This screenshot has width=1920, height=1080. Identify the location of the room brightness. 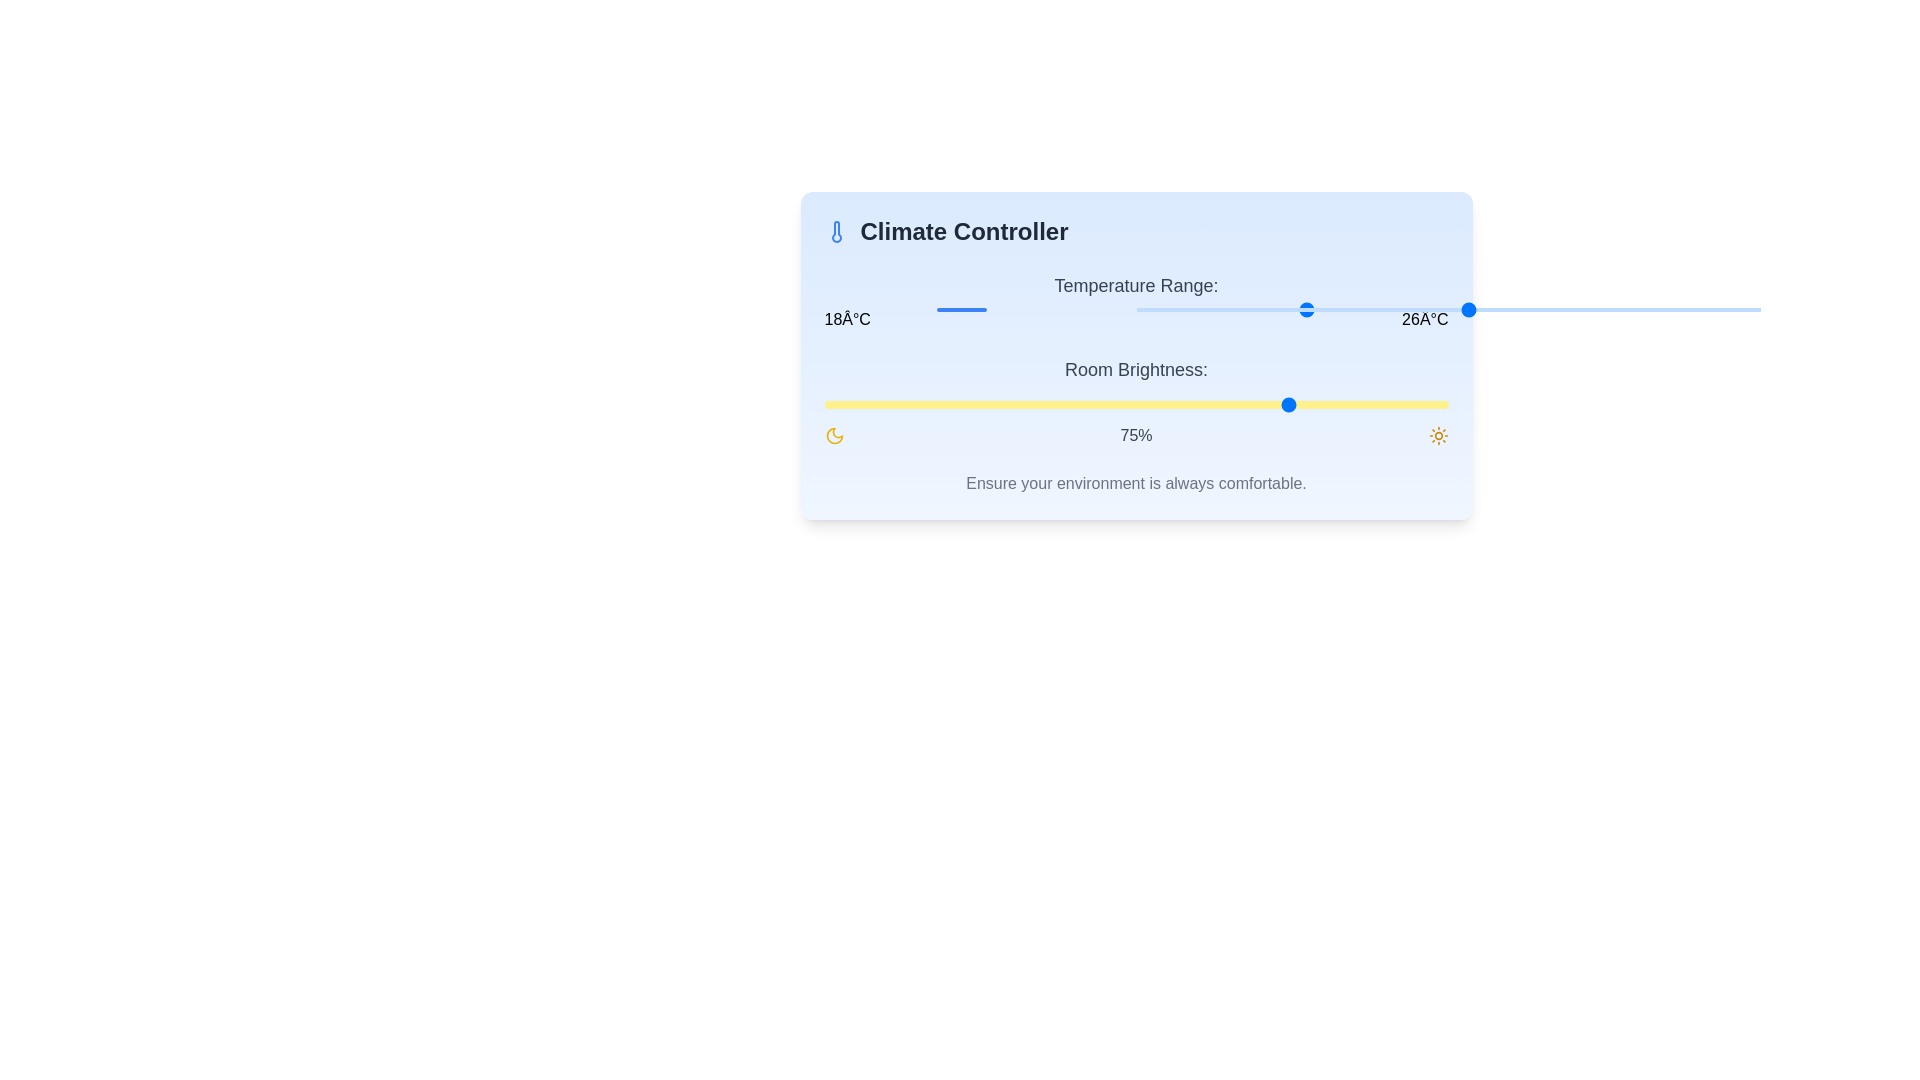
(1041, 405).